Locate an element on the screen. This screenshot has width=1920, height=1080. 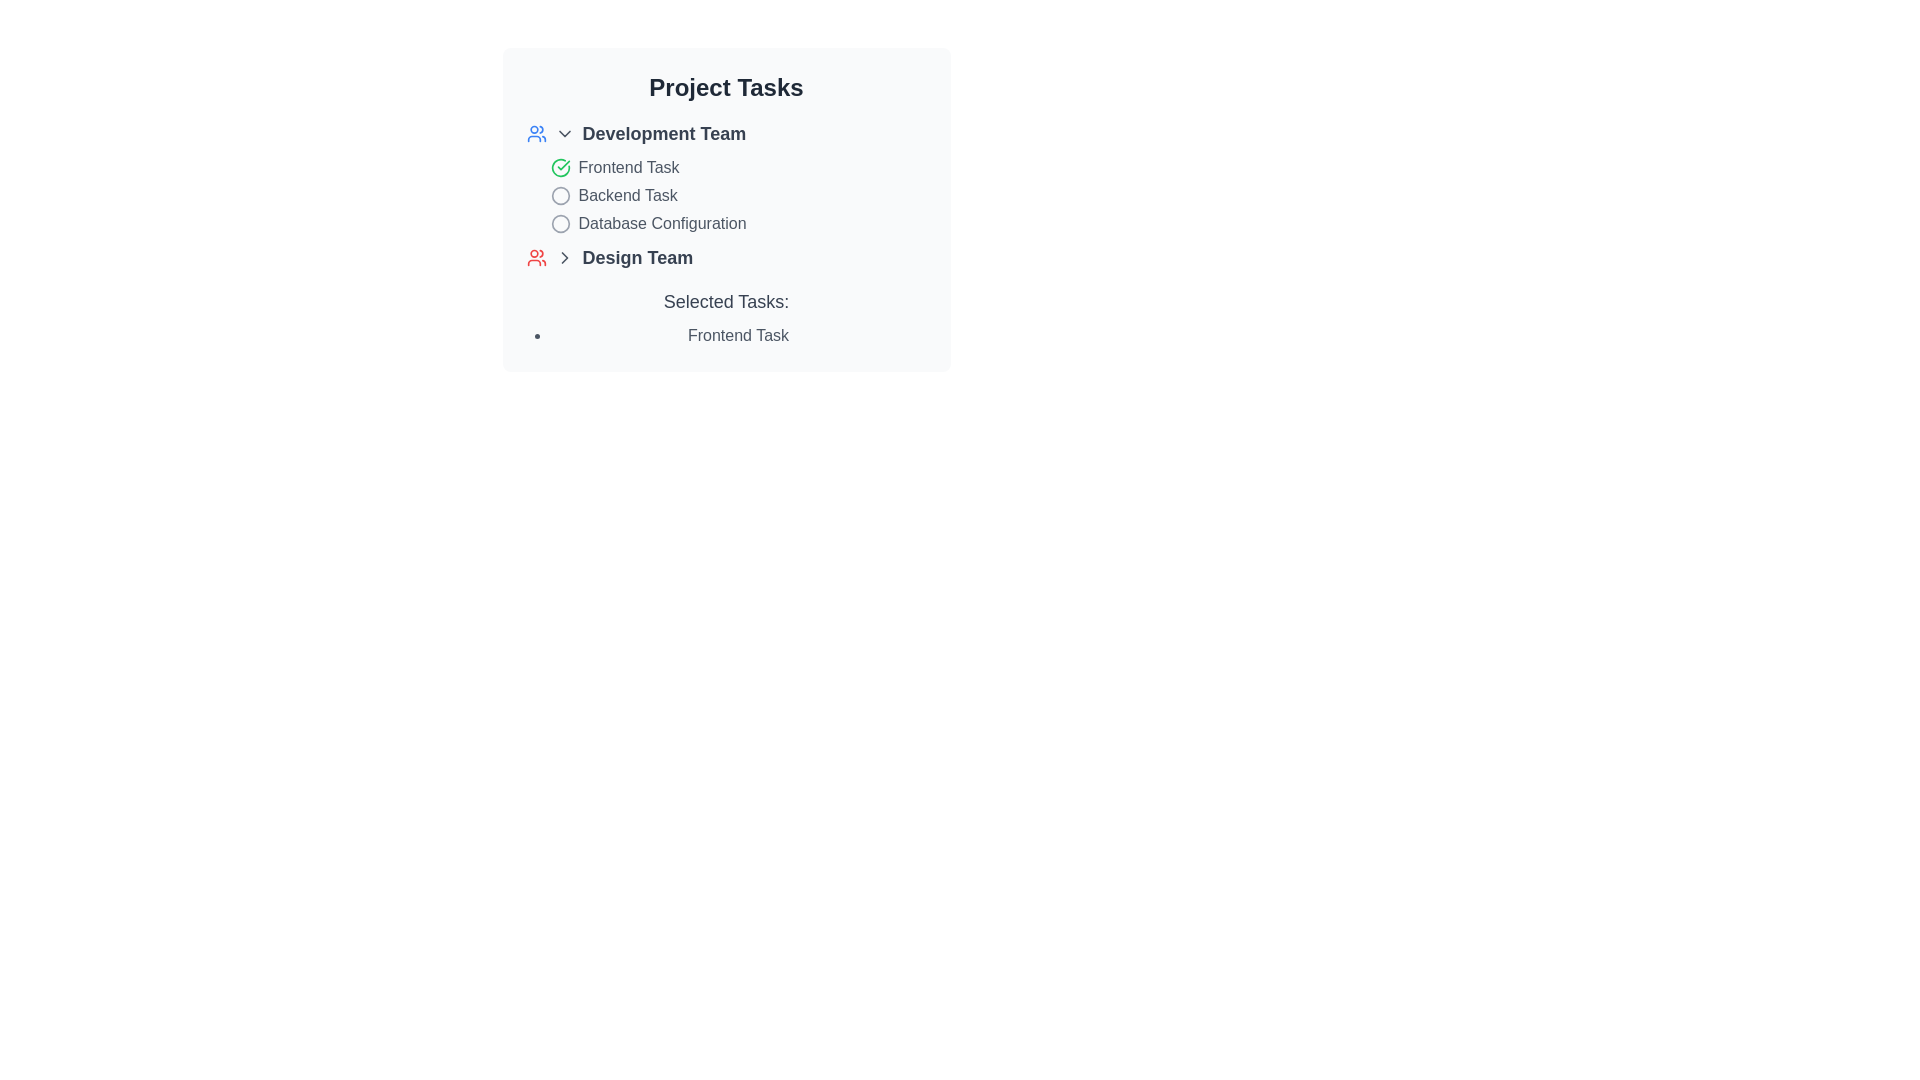
the downward-pointing chevron button next to the 'Development Team' text is located at coordinates (563, 134).